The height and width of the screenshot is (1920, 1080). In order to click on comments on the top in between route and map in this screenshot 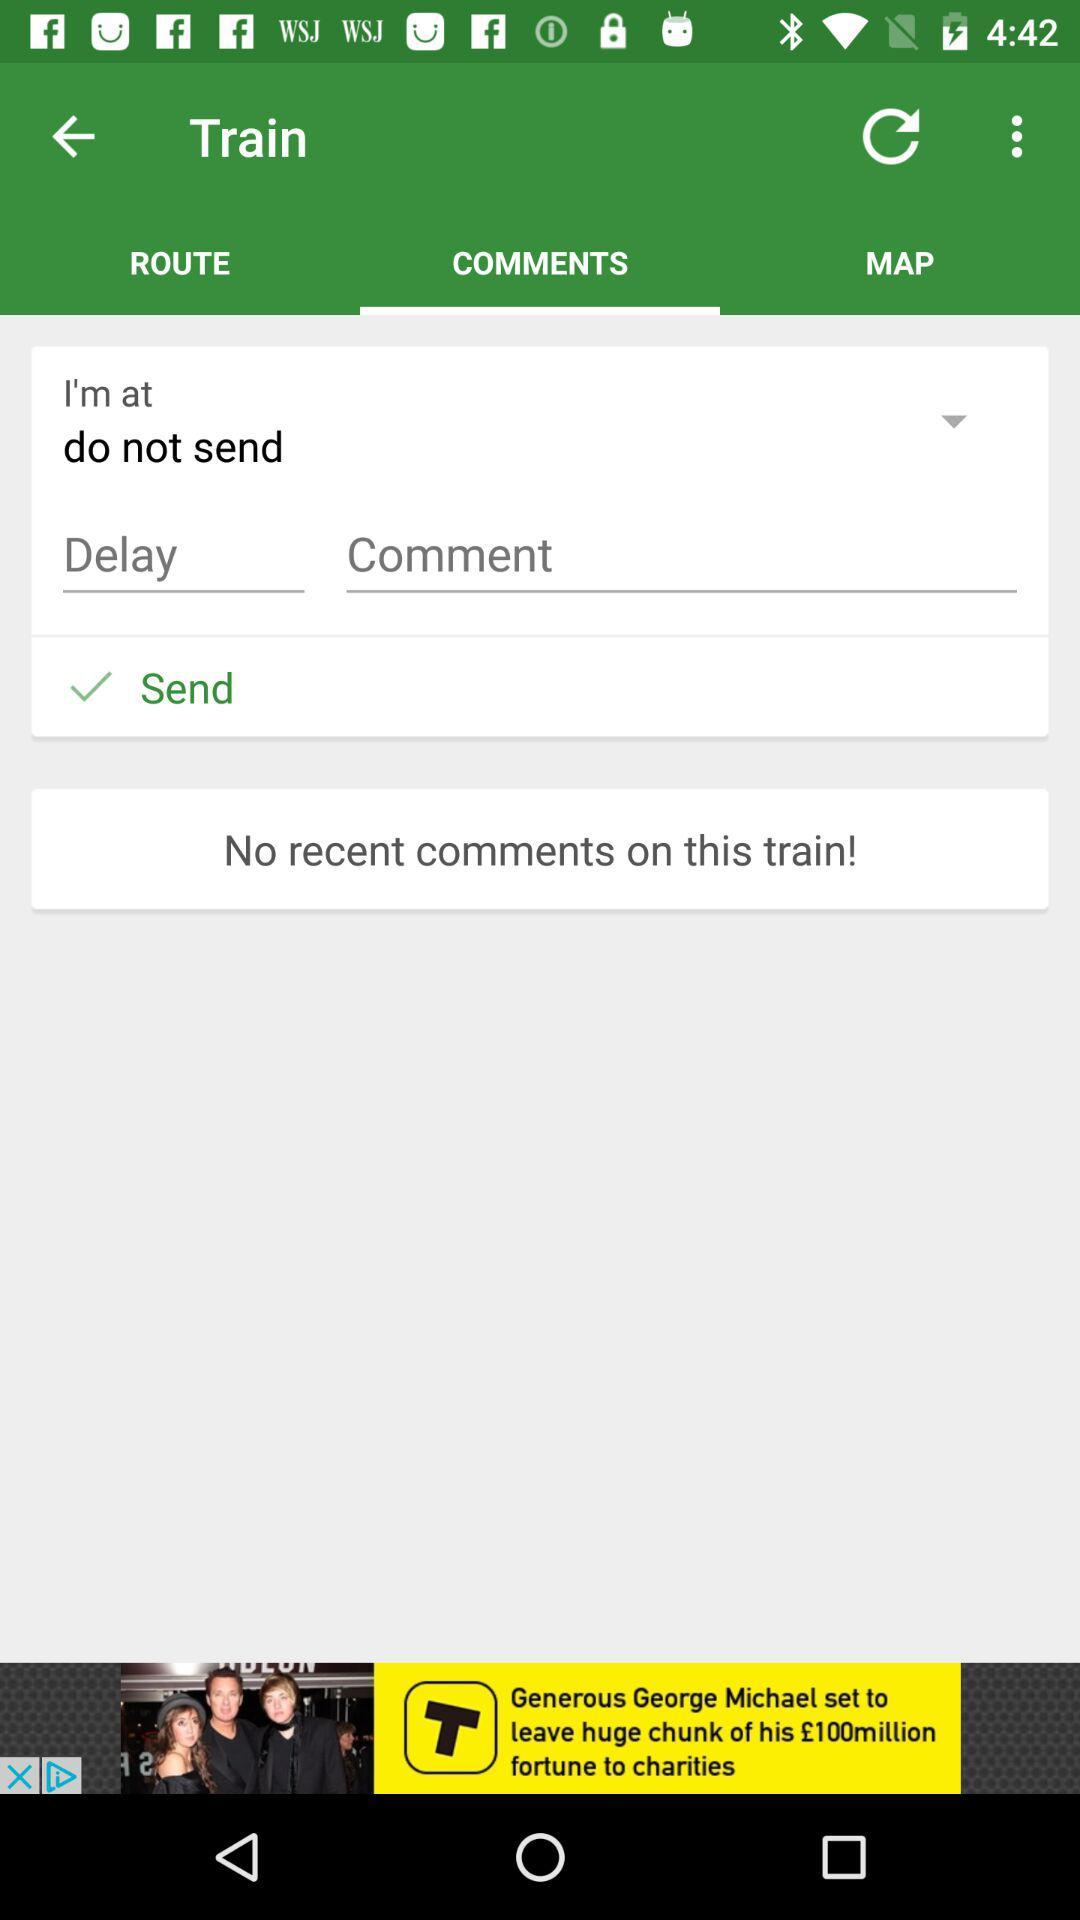, I will do `click(540, 261)`.